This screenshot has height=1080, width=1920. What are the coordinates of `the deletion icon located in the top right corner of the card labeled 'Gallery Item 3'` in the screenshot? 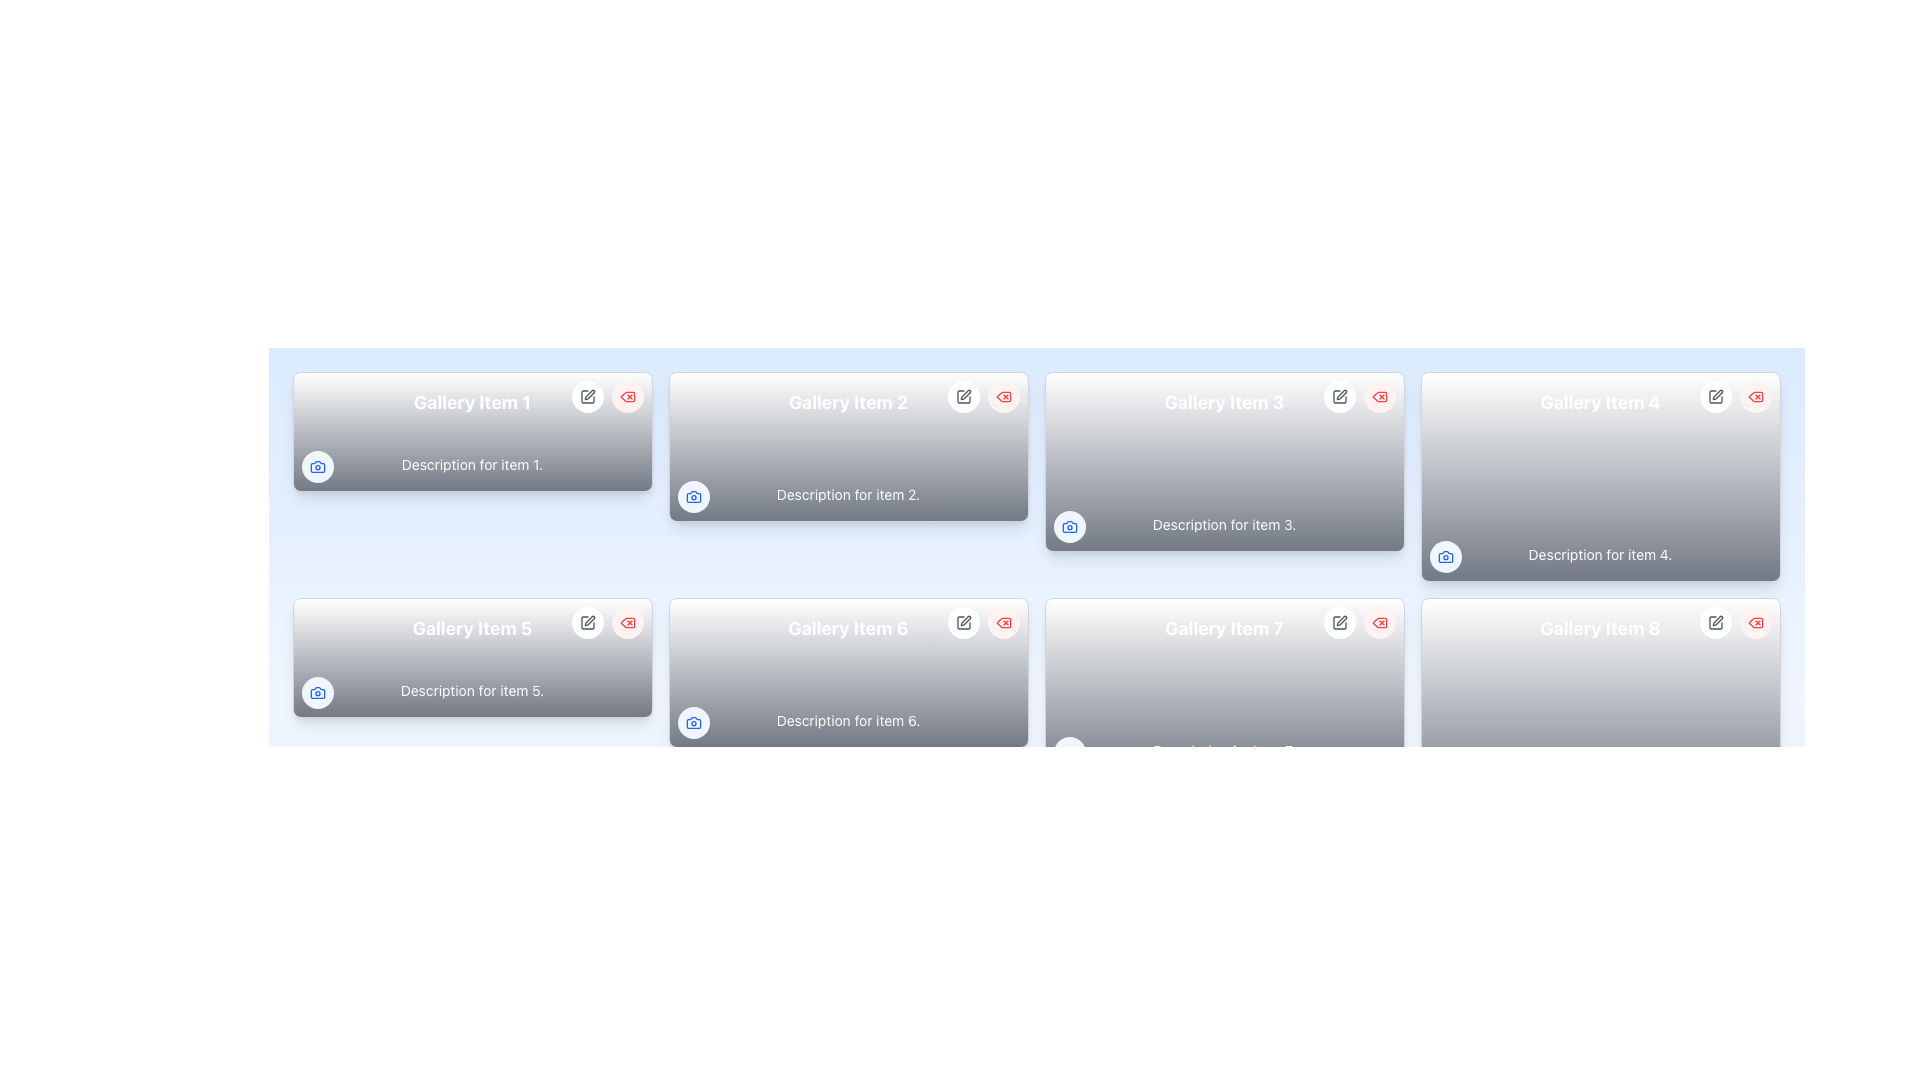 It's located at (1378, 397).